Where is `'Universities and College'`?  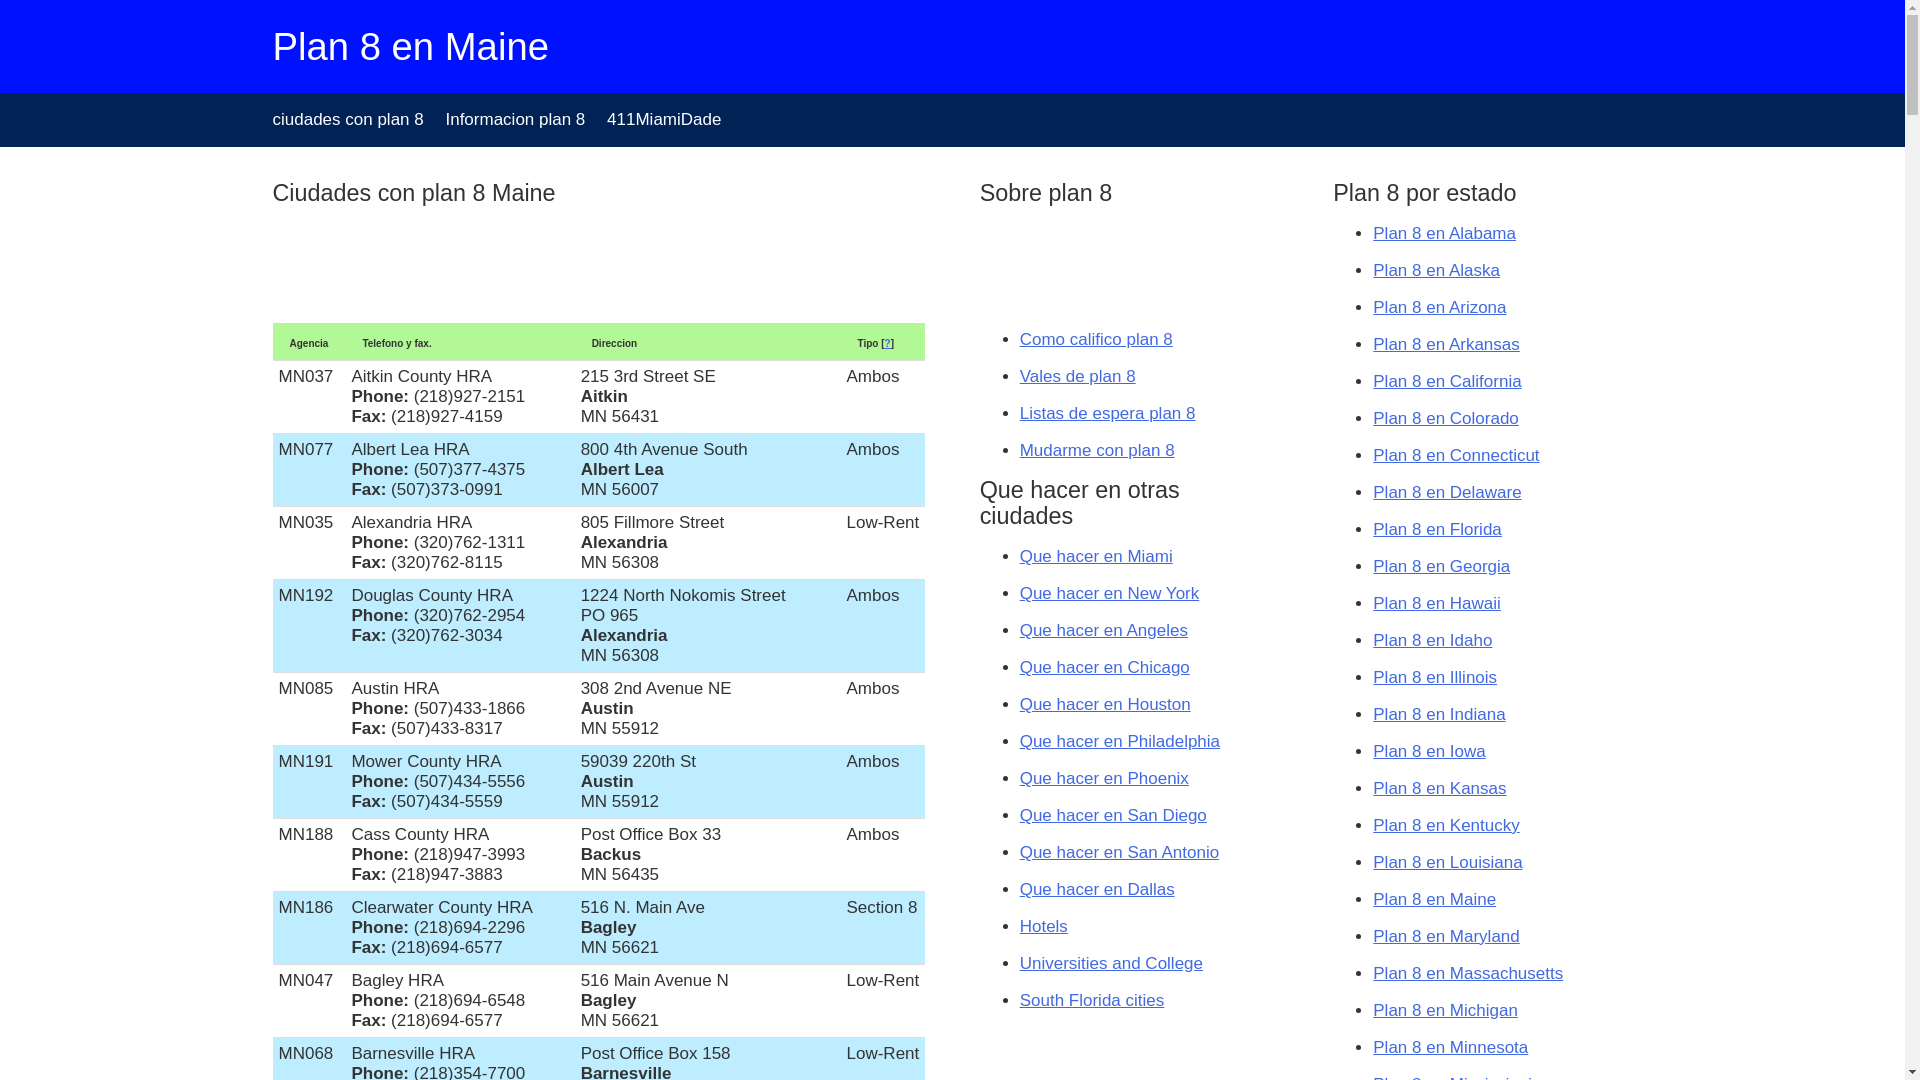 'Universities and College' is located at coordinates (1110, 962).